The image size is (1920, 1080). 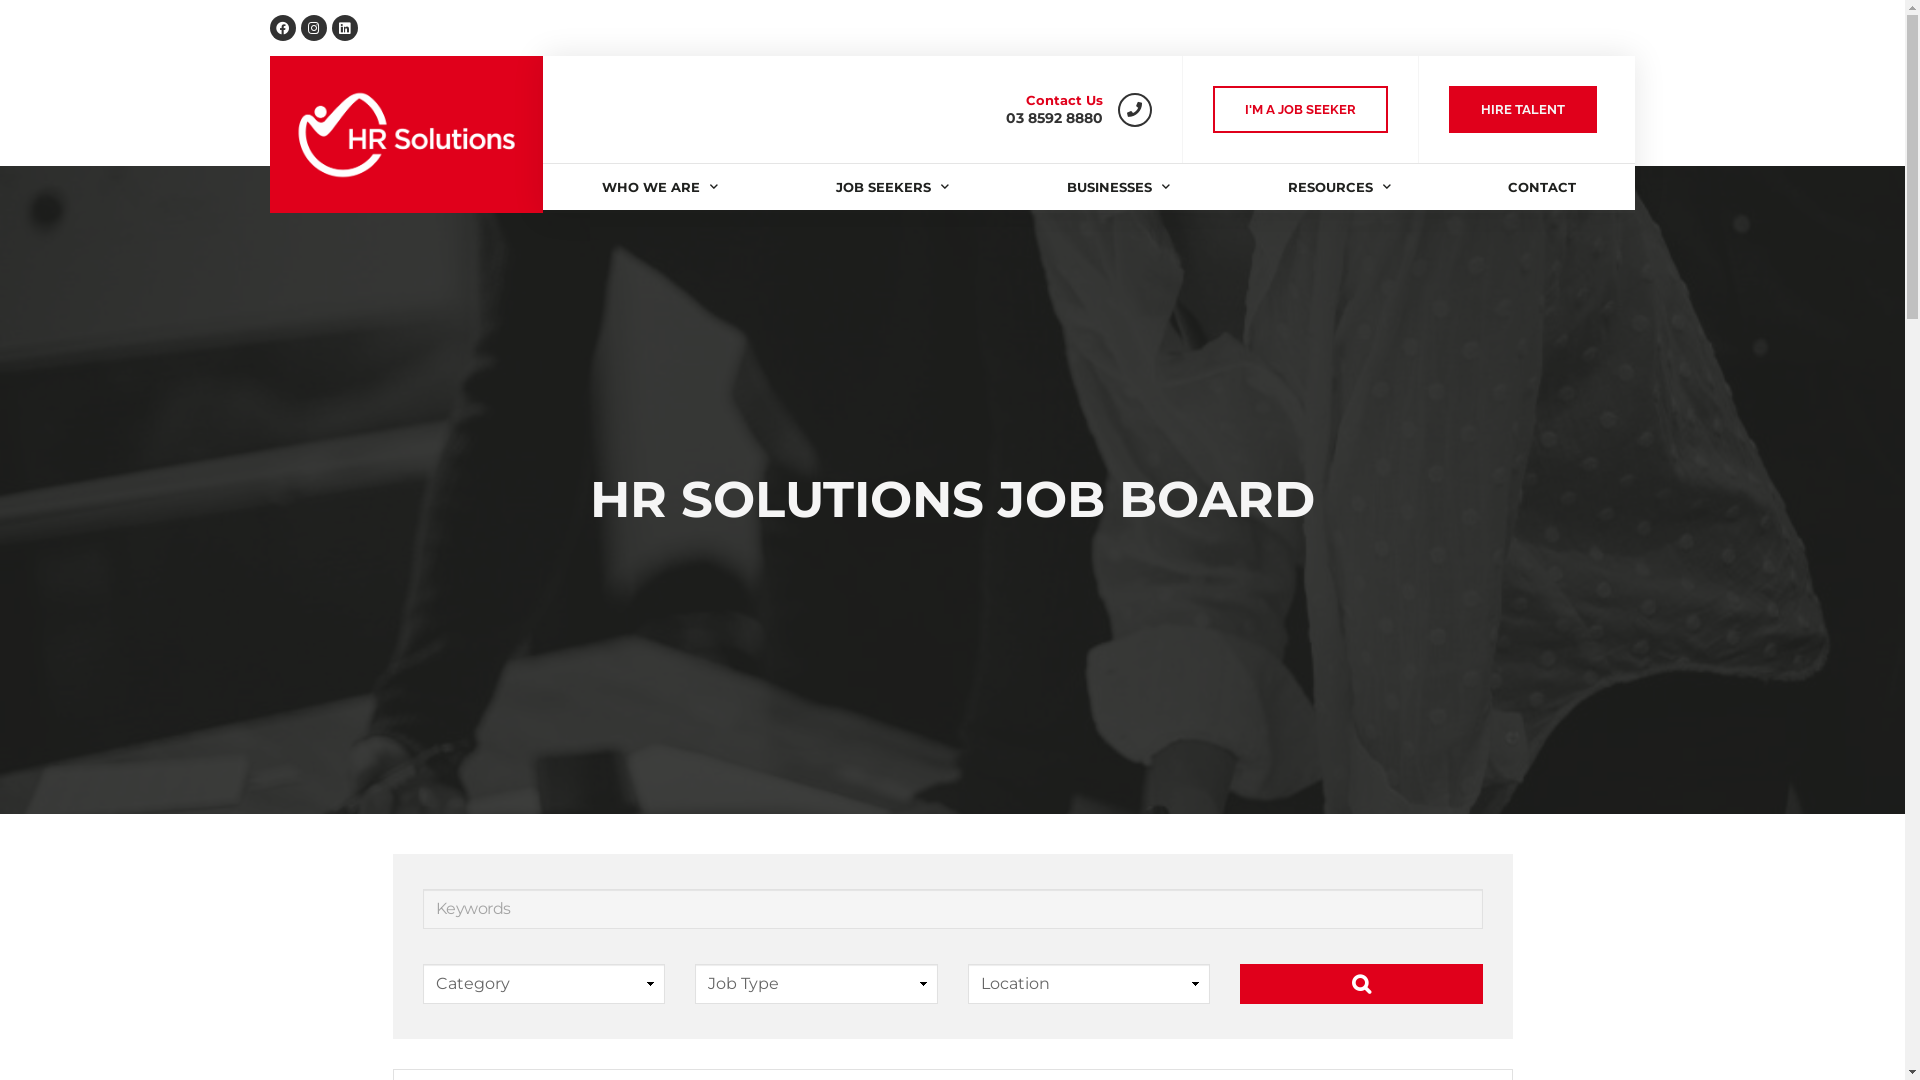 I want to click on 'WHO WE ARE', so click(x=660, y=186).